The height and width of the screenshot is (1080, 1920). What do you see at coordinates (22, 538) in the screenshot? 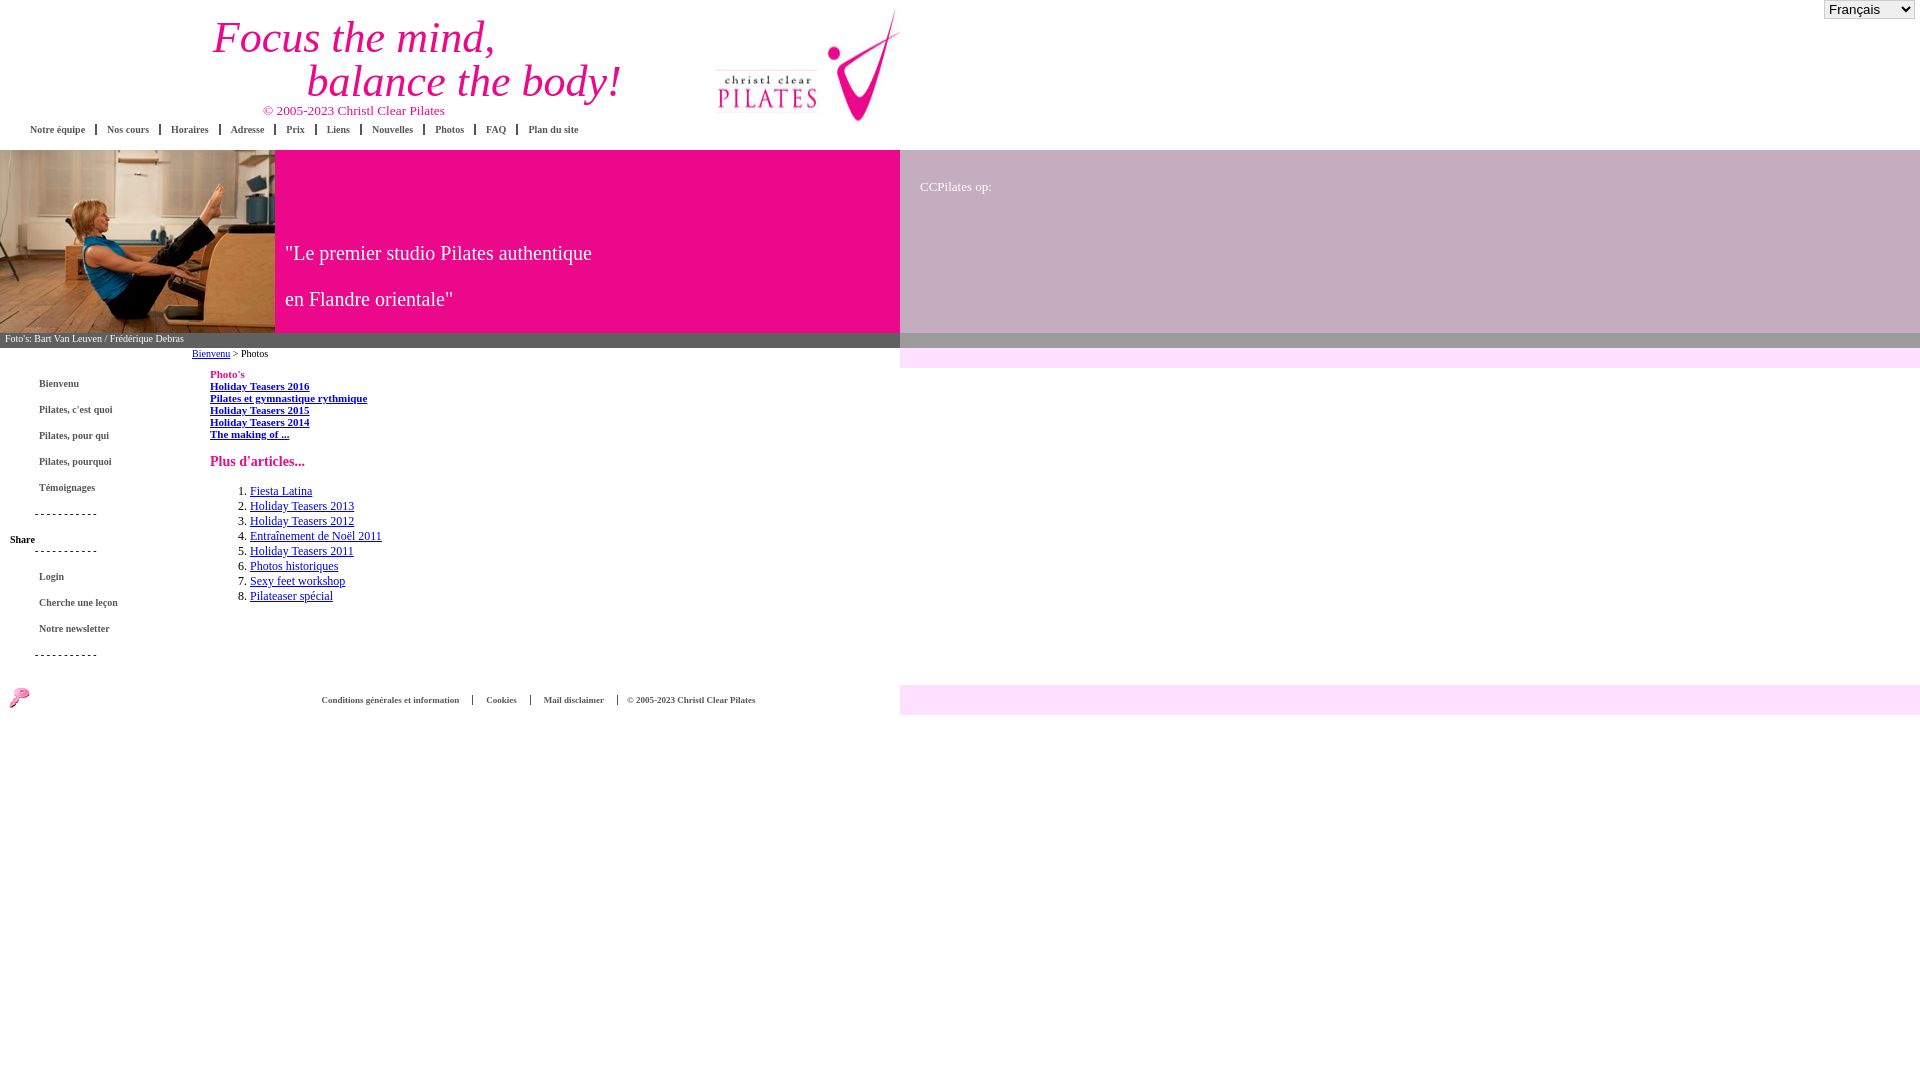
I see `'Share'` at bounding box center [22, 538].